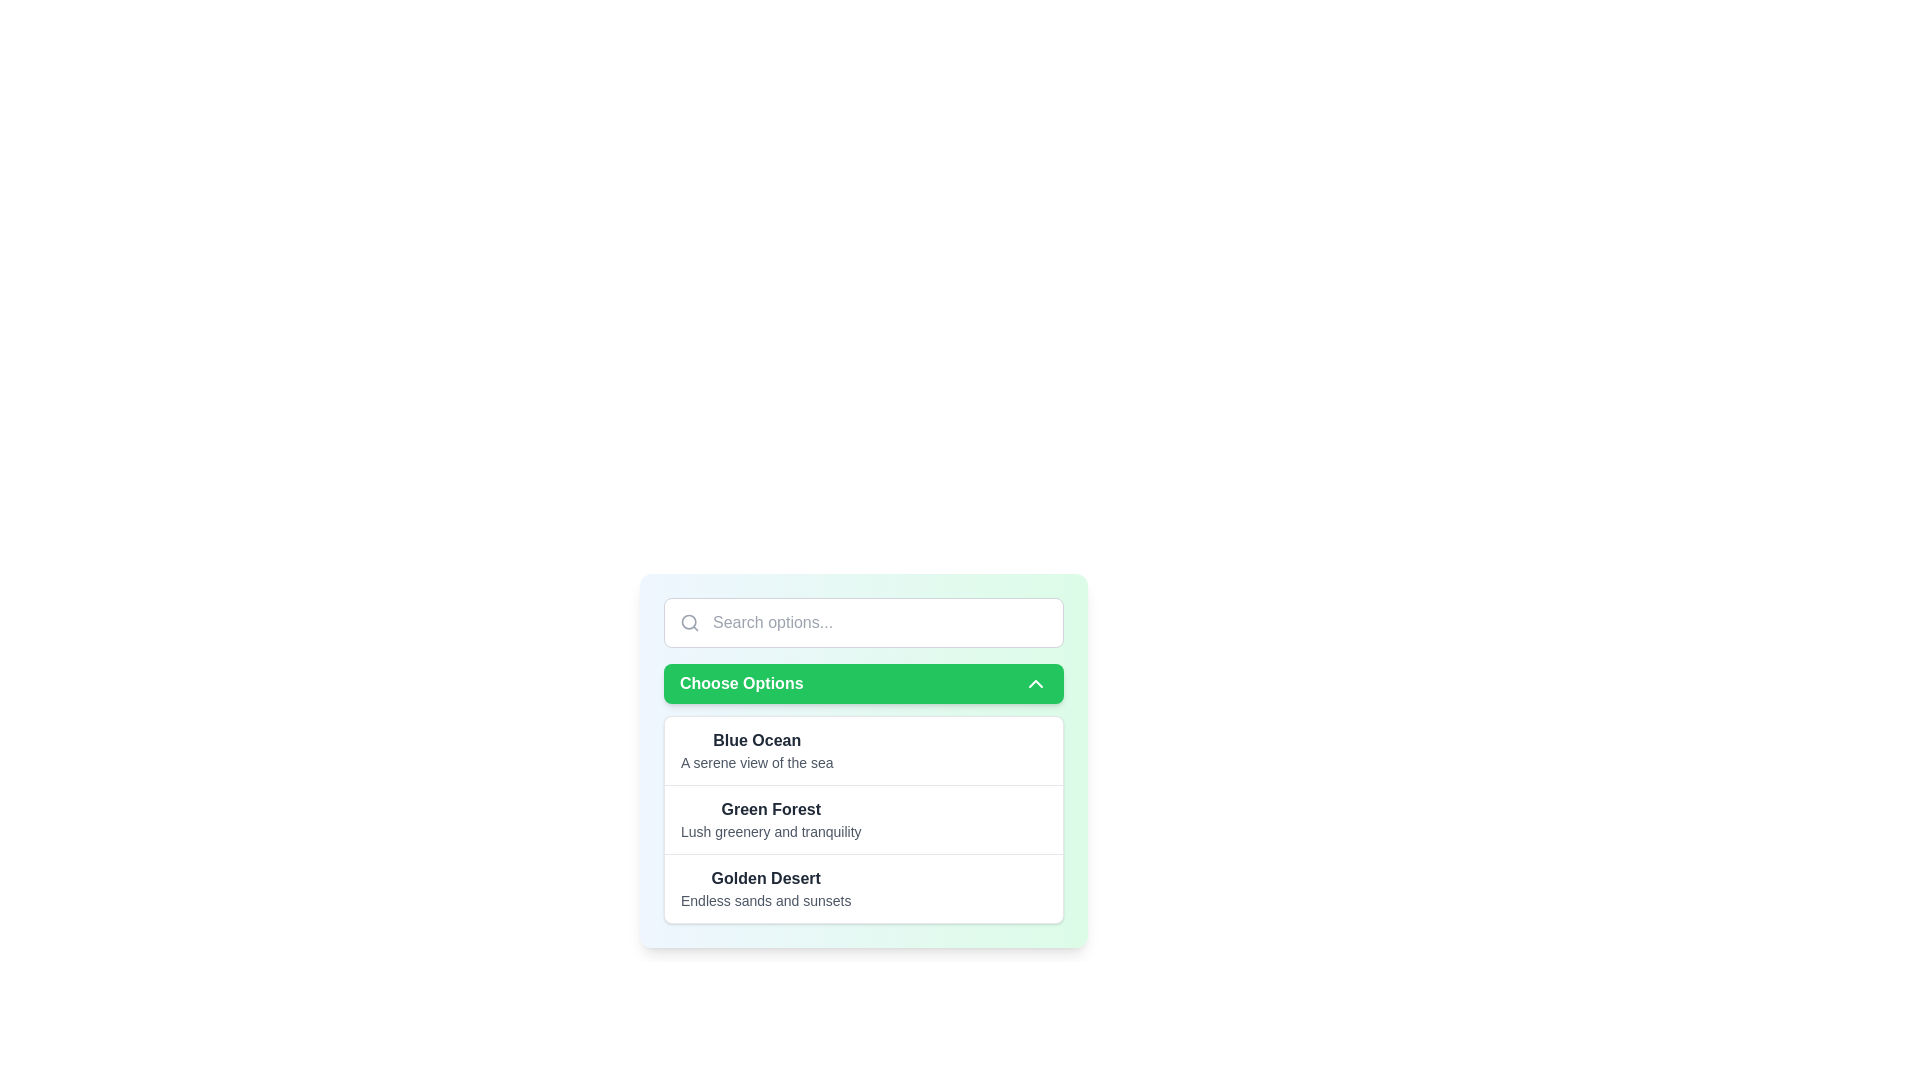 Image resolution: width=1920 pixels, height=1080 pixels. What do you see at coordinates (864, 819) in the screenshot?
I see `the 'Green Forest' selection button in the list` at bounding box center [864, 819].